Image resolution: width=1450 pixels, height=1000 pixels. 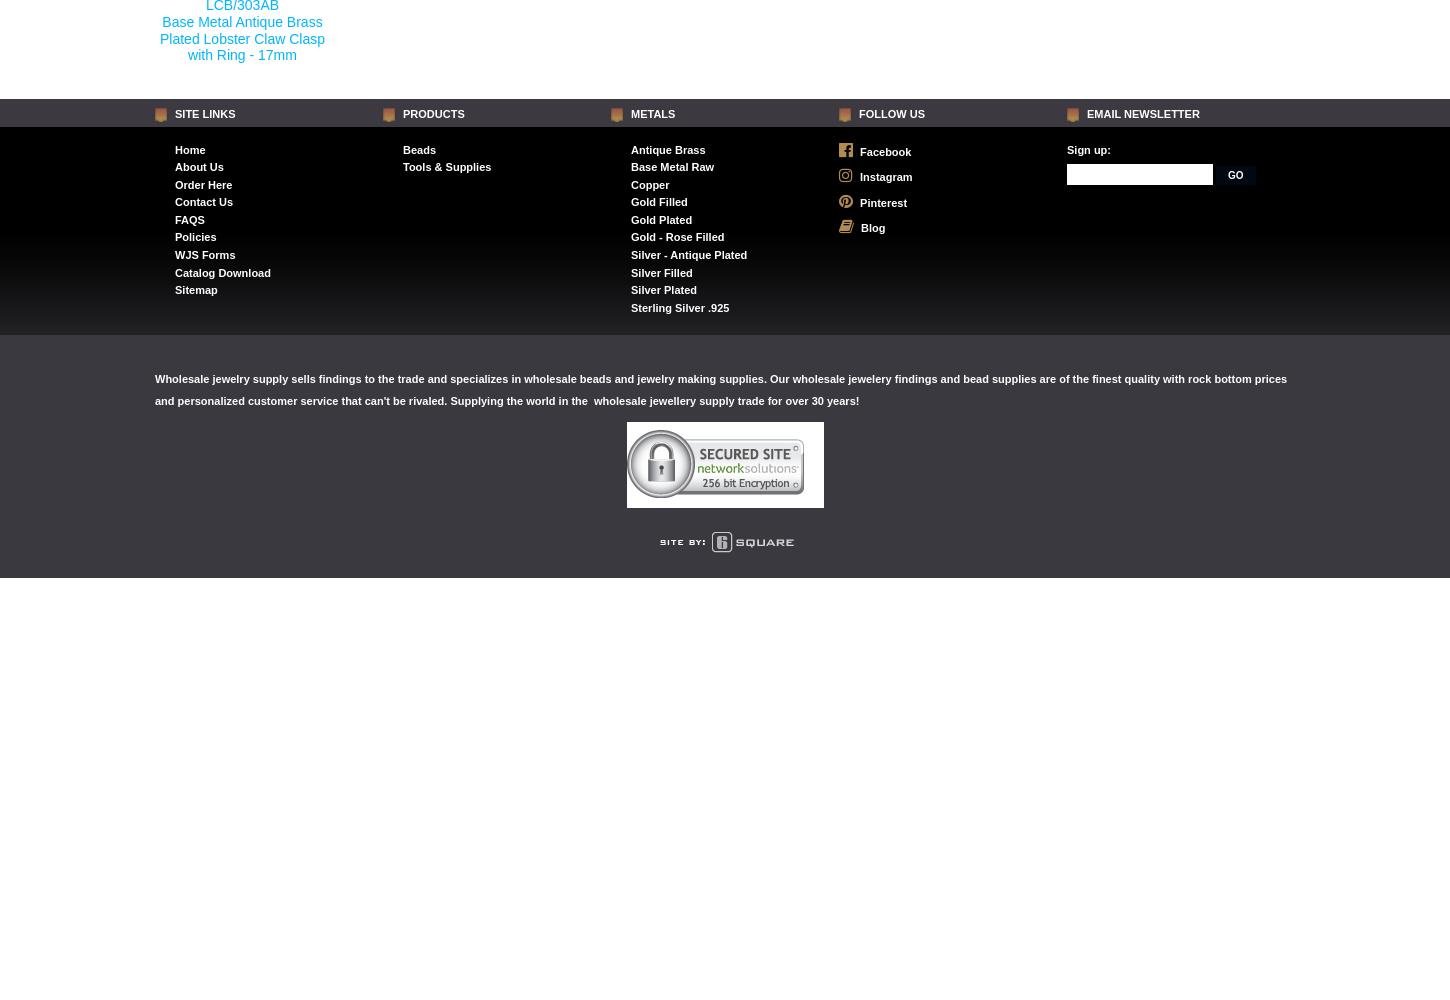 I want to click on 'Sign up:', so click(x=1088, y=149).